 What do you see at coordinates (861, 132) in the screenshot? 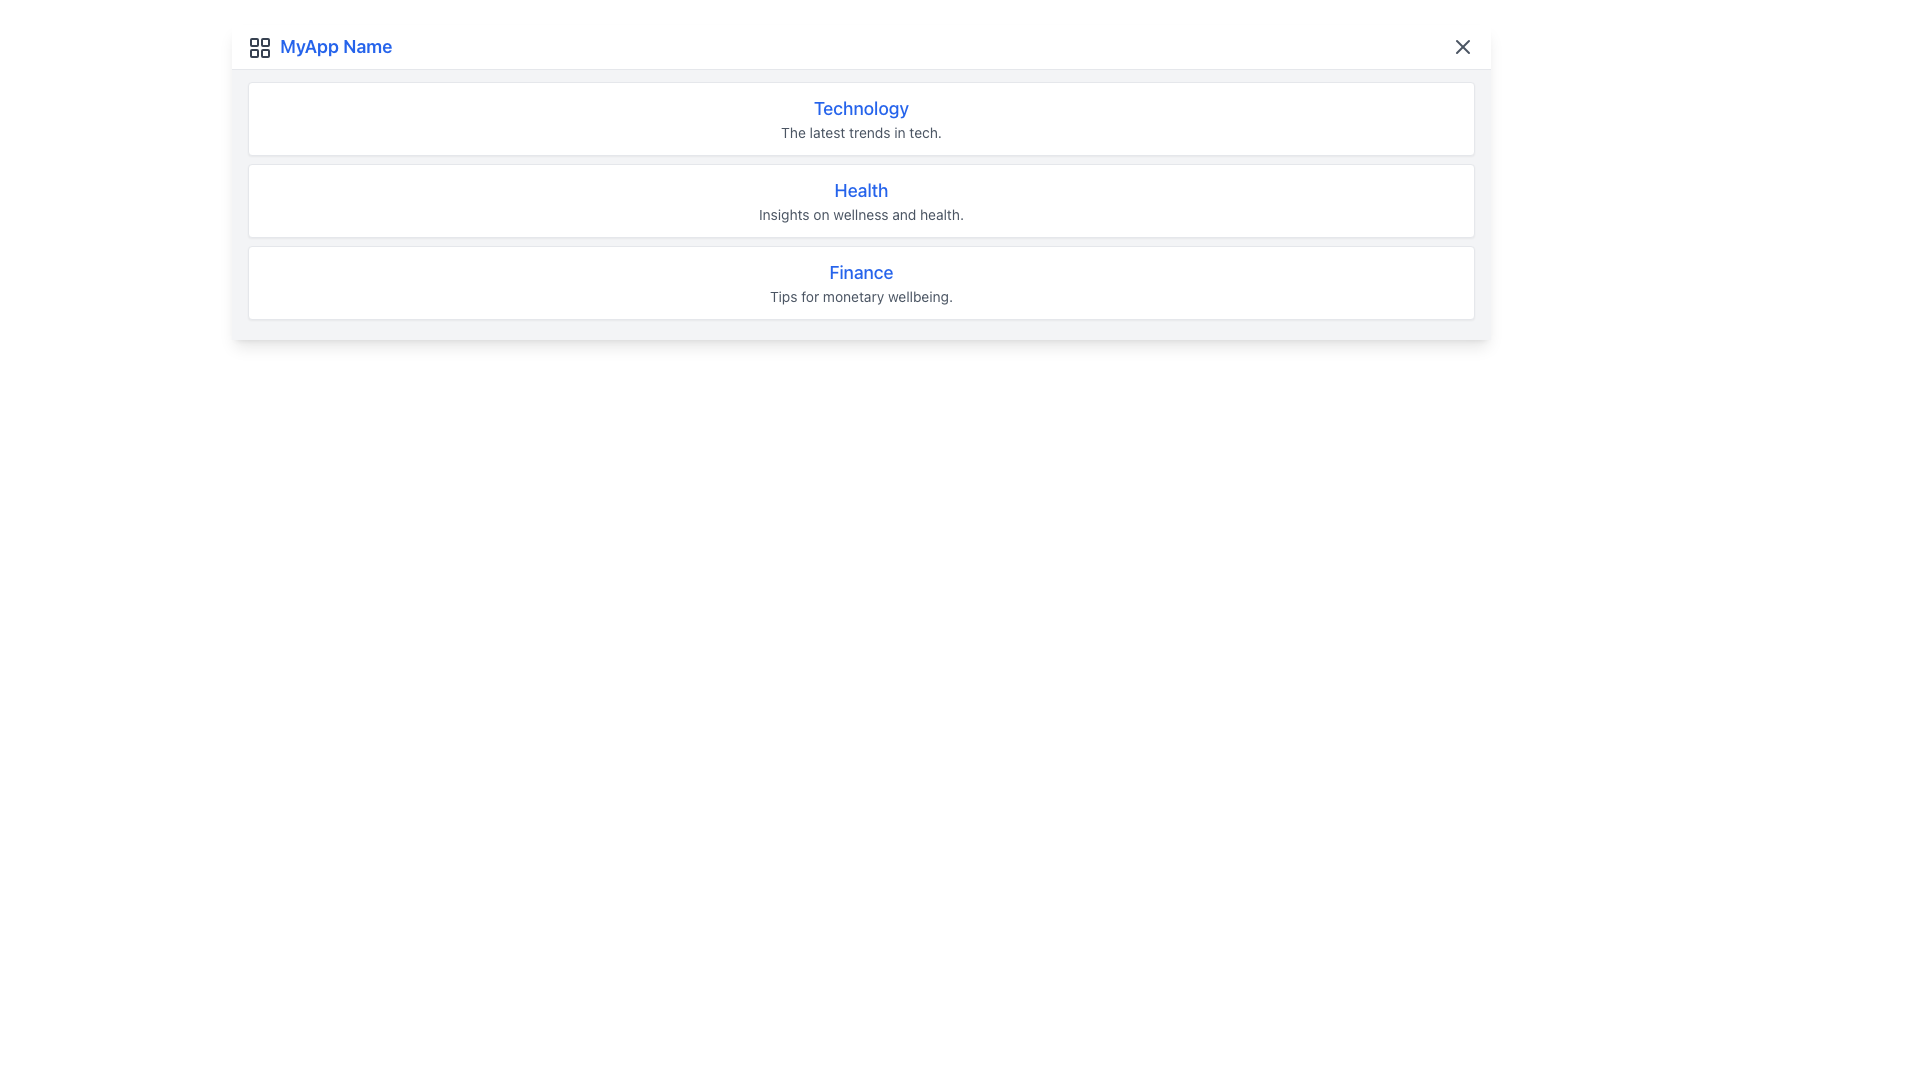
I see `the text label that reads 'The latest trends in tech.' which is styled in a small, gray font and positioned below the heading 'Technology.'` at bounding box center [861, 132].